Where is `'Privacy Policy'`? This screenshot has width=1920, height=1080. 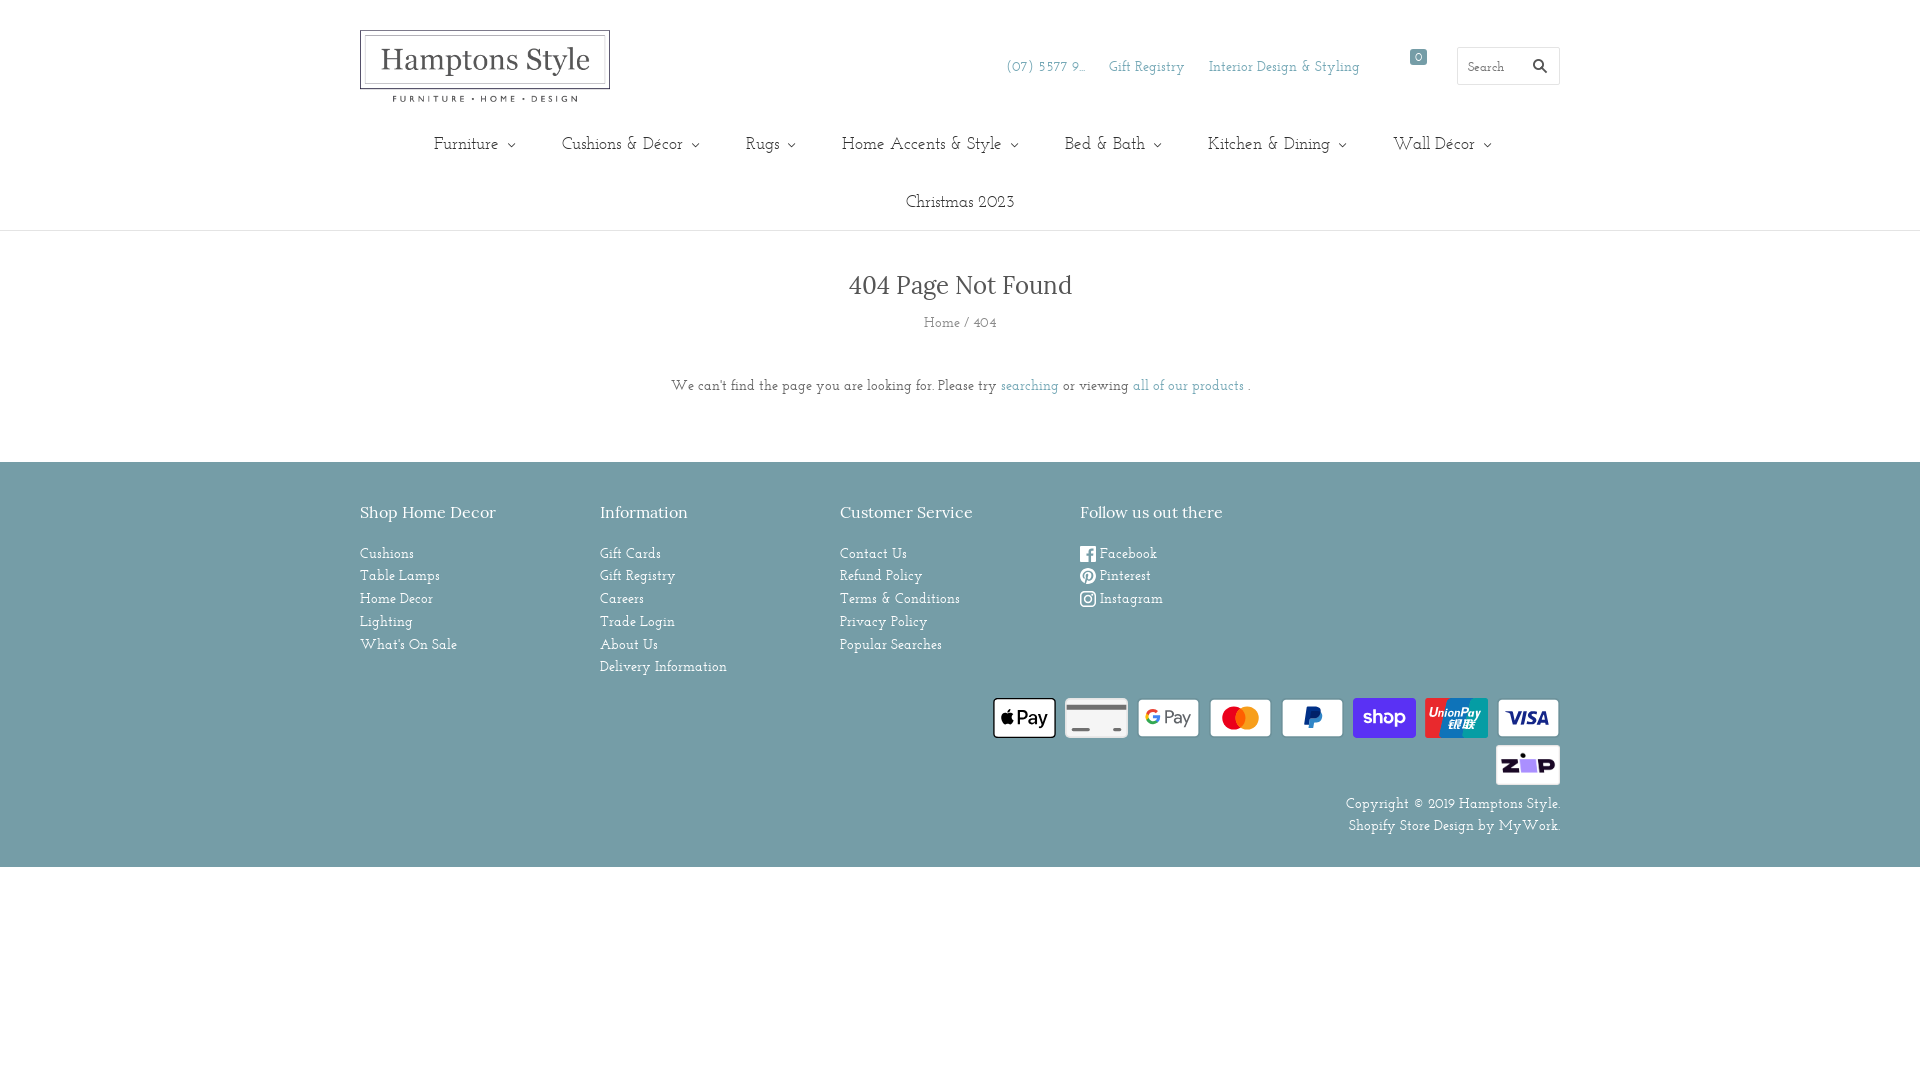 'Privacy Policy' is located at coordinates (882, 620).